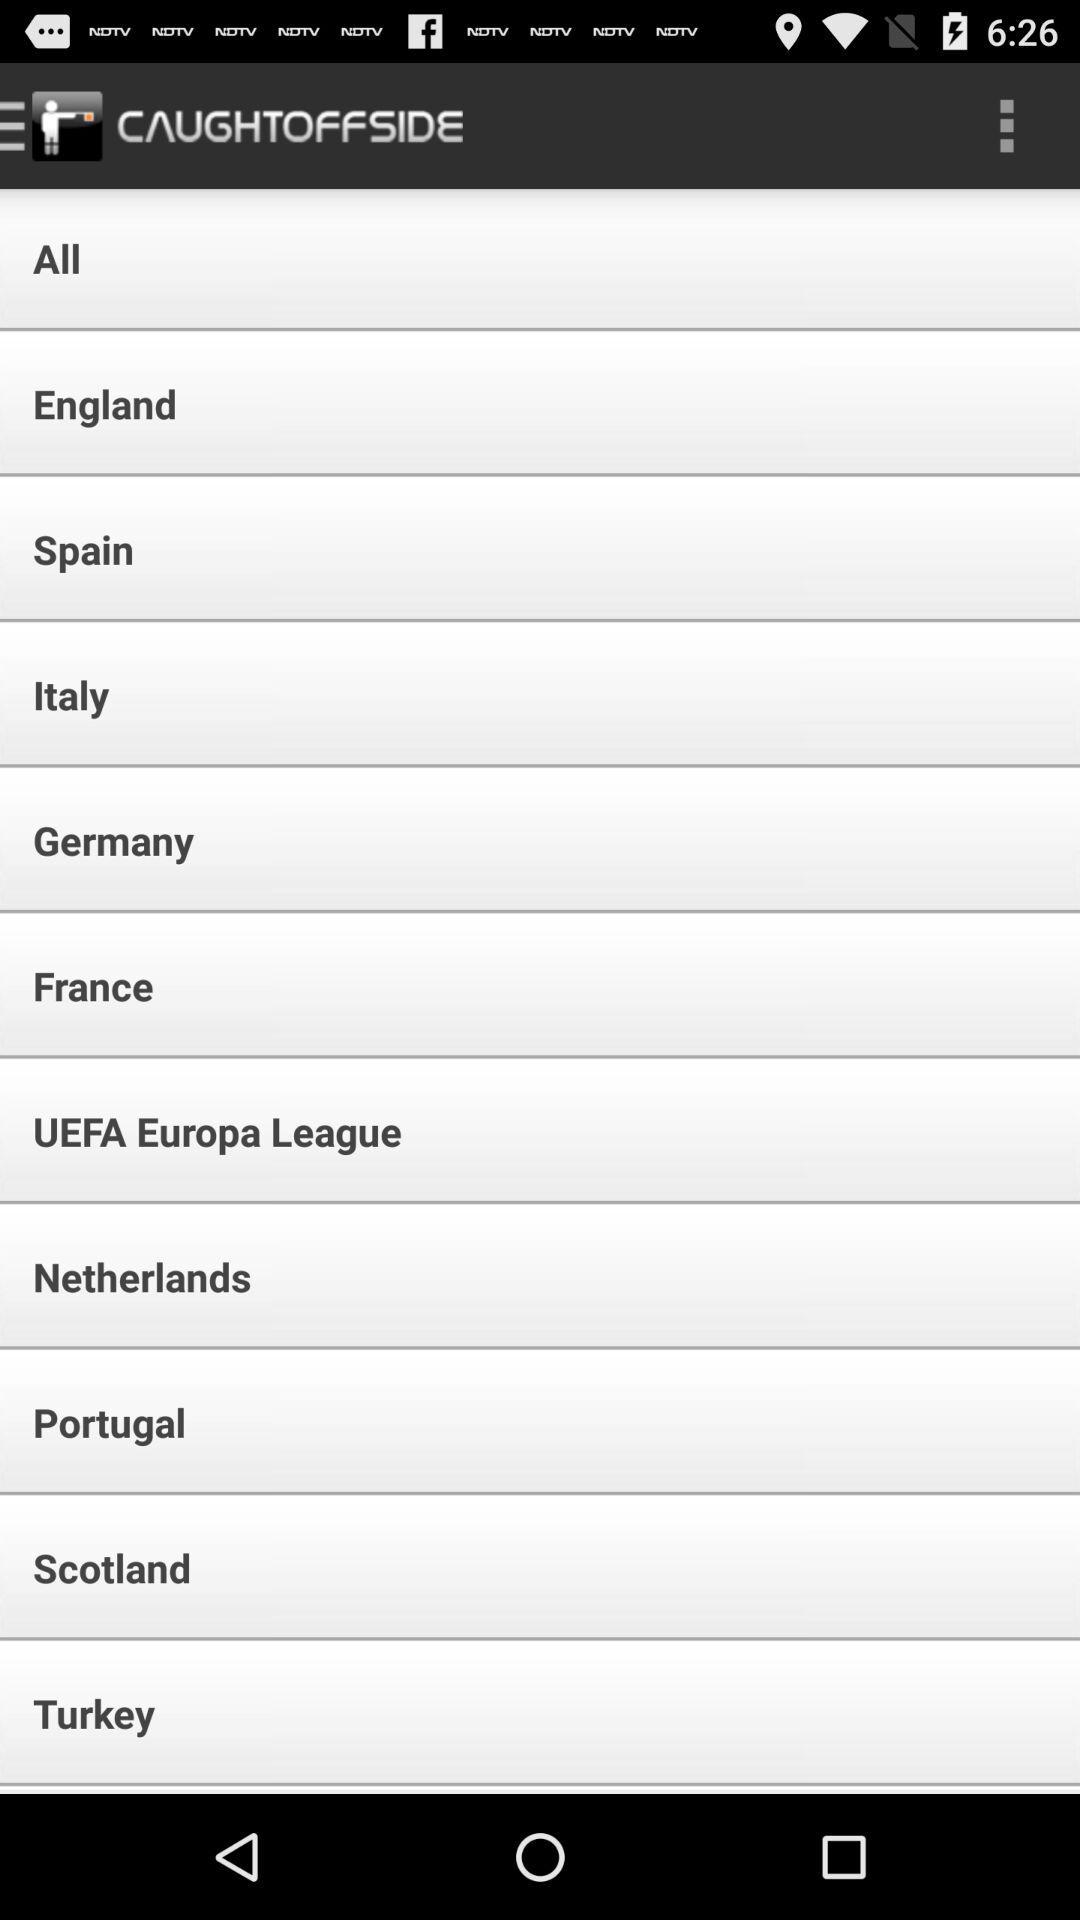 The image size is (1080, 1920). Describe the element at coordinates (100, 840) in the screenshot. I see `the germany item` at that location.